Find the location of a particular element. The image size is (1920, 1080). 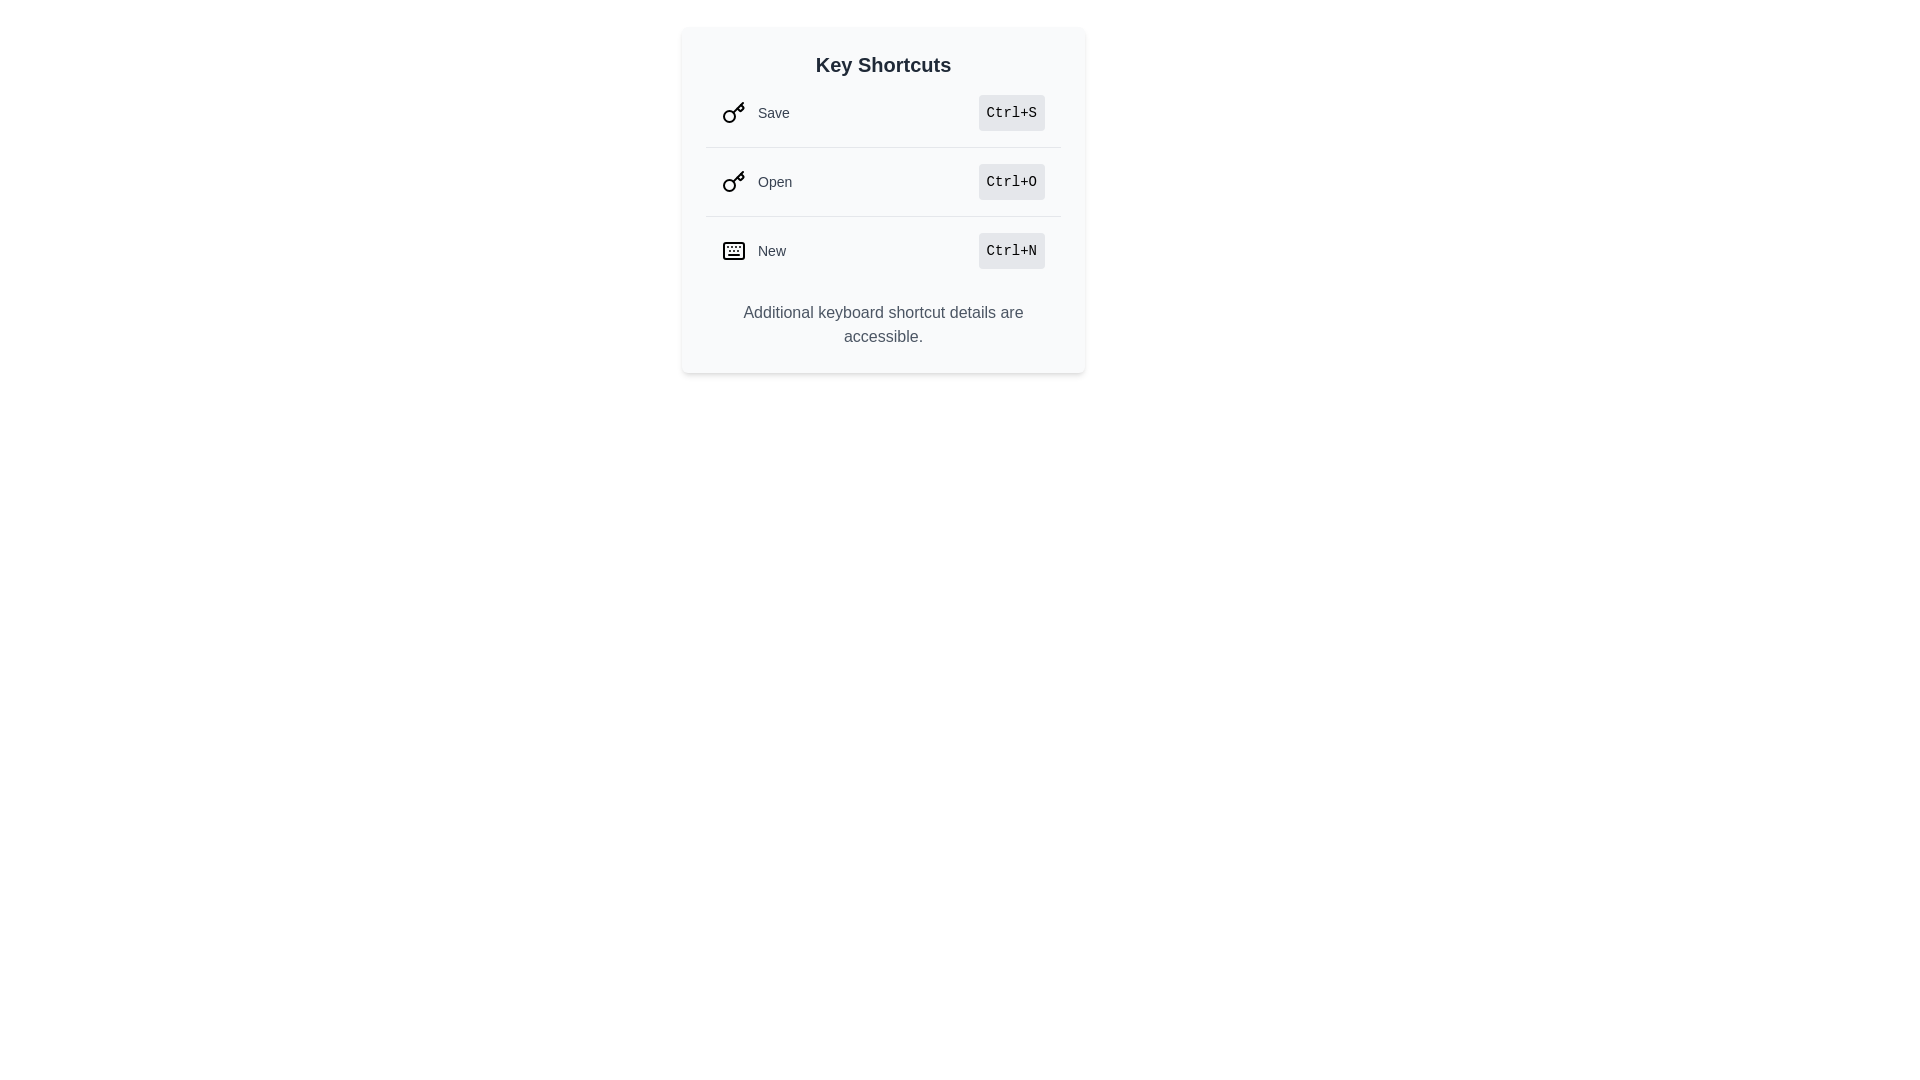

the label that describes the keyboard shortcut 'Ctrl+N', which is positioned to the right of a keyboard icon and is the third item under the 'Key Shortcuts' heading is located at coordinates (771, 249).